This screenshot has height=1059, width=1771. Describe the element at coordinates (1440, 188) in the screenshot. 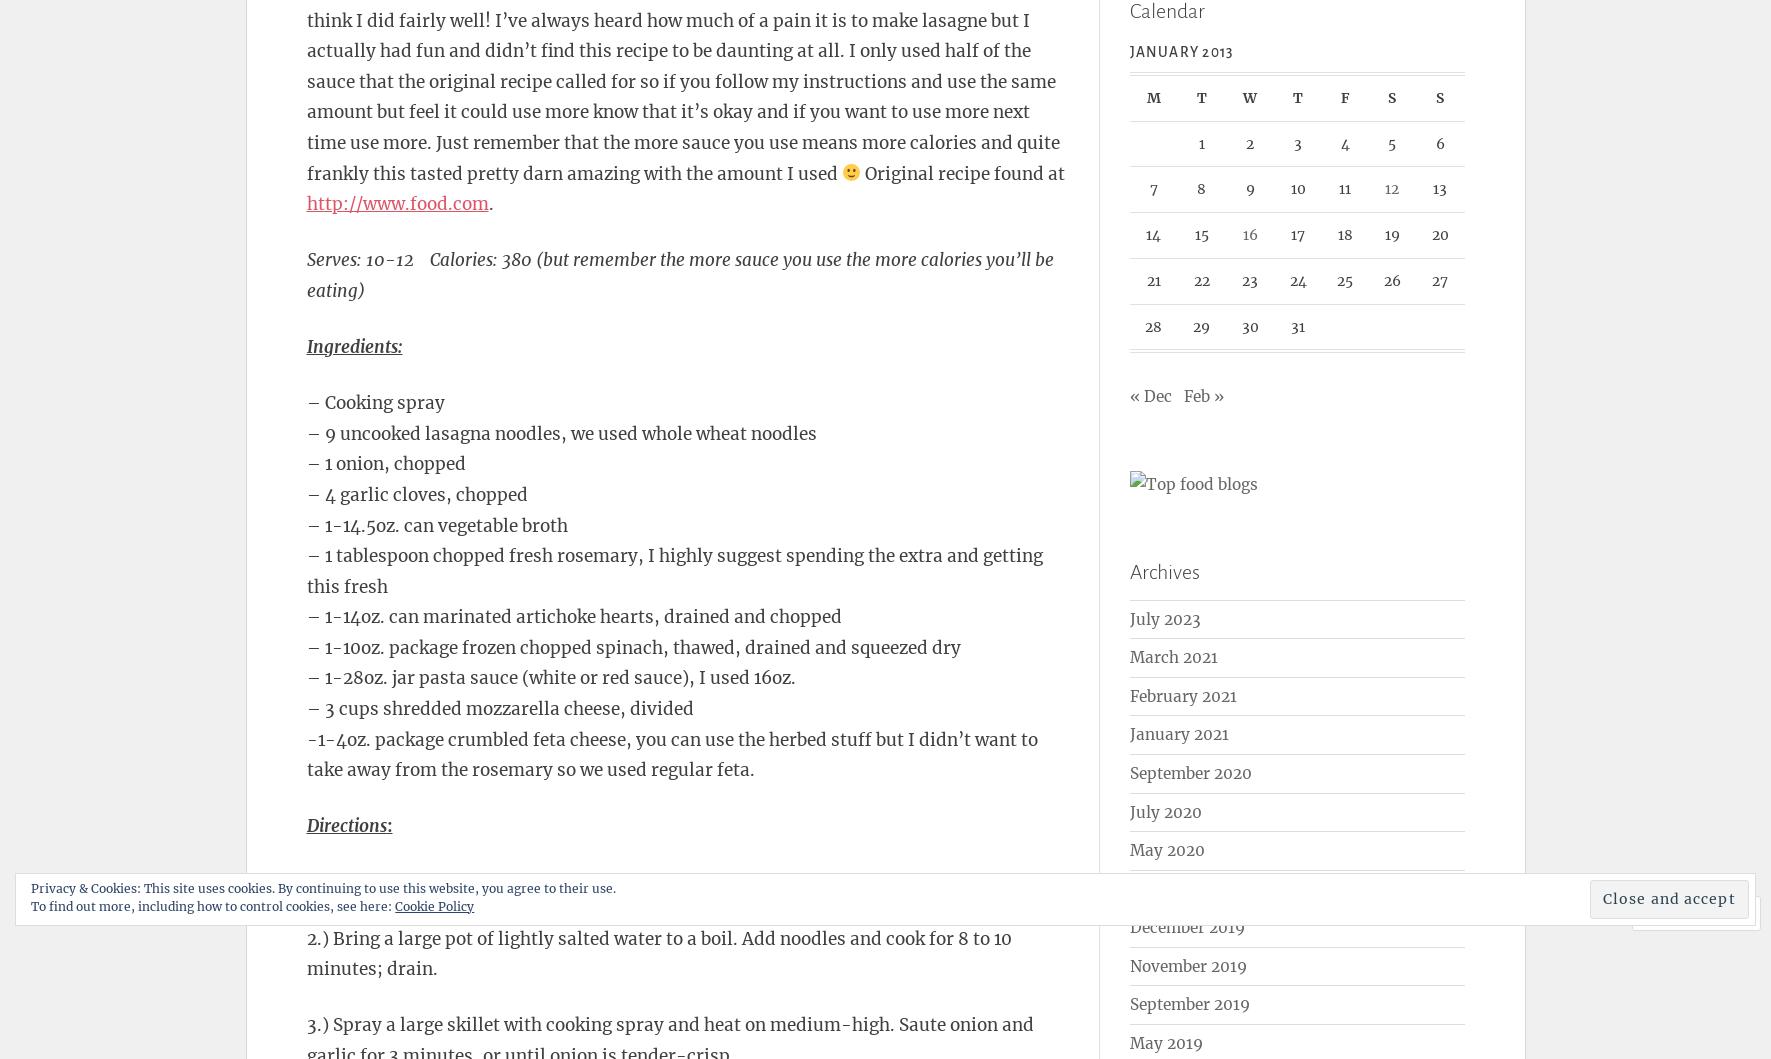

I see `'13'` at that location.